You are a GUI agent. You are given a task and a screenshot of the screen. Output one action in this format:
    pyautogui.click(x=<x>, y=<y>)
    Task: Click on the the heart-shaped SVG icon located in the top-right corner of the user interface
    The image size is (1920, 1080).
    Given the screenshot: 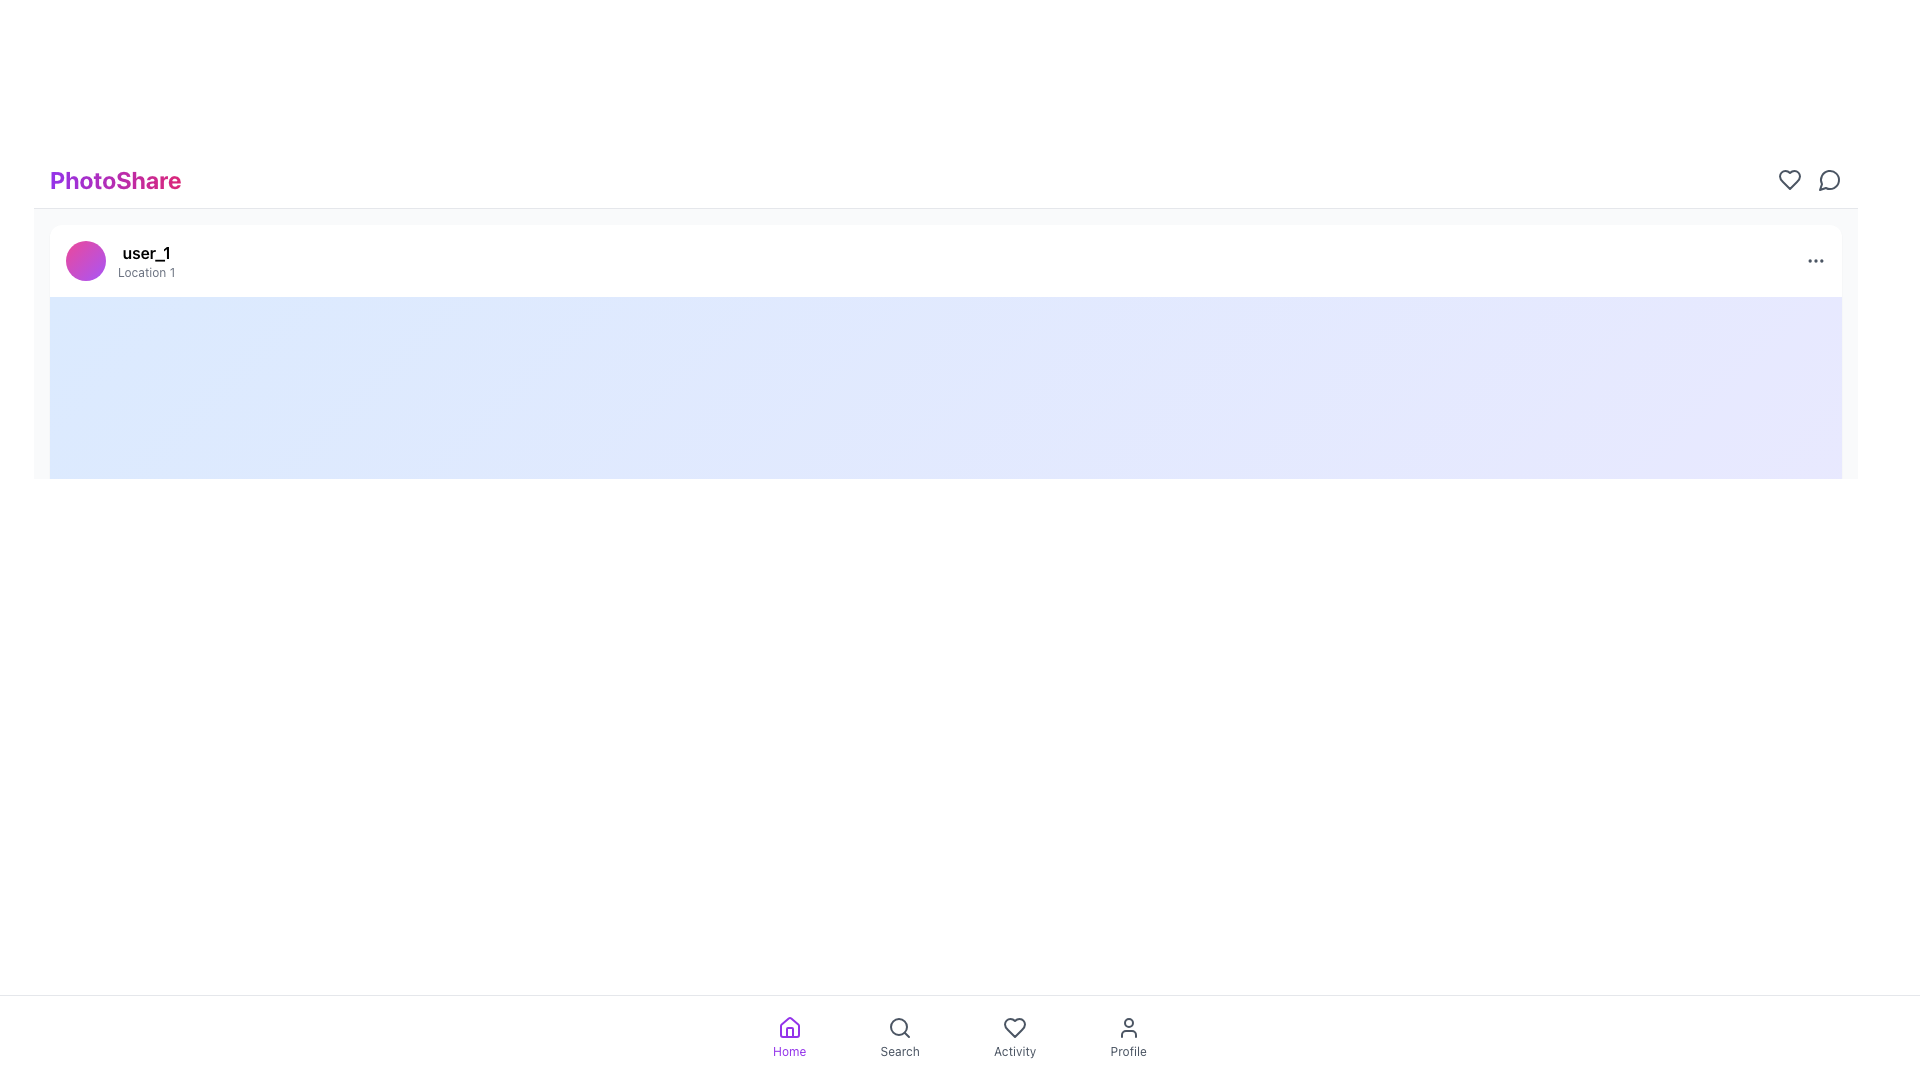 What is the action you would take?
    pyautogui.click(x=1790, y=180)
    